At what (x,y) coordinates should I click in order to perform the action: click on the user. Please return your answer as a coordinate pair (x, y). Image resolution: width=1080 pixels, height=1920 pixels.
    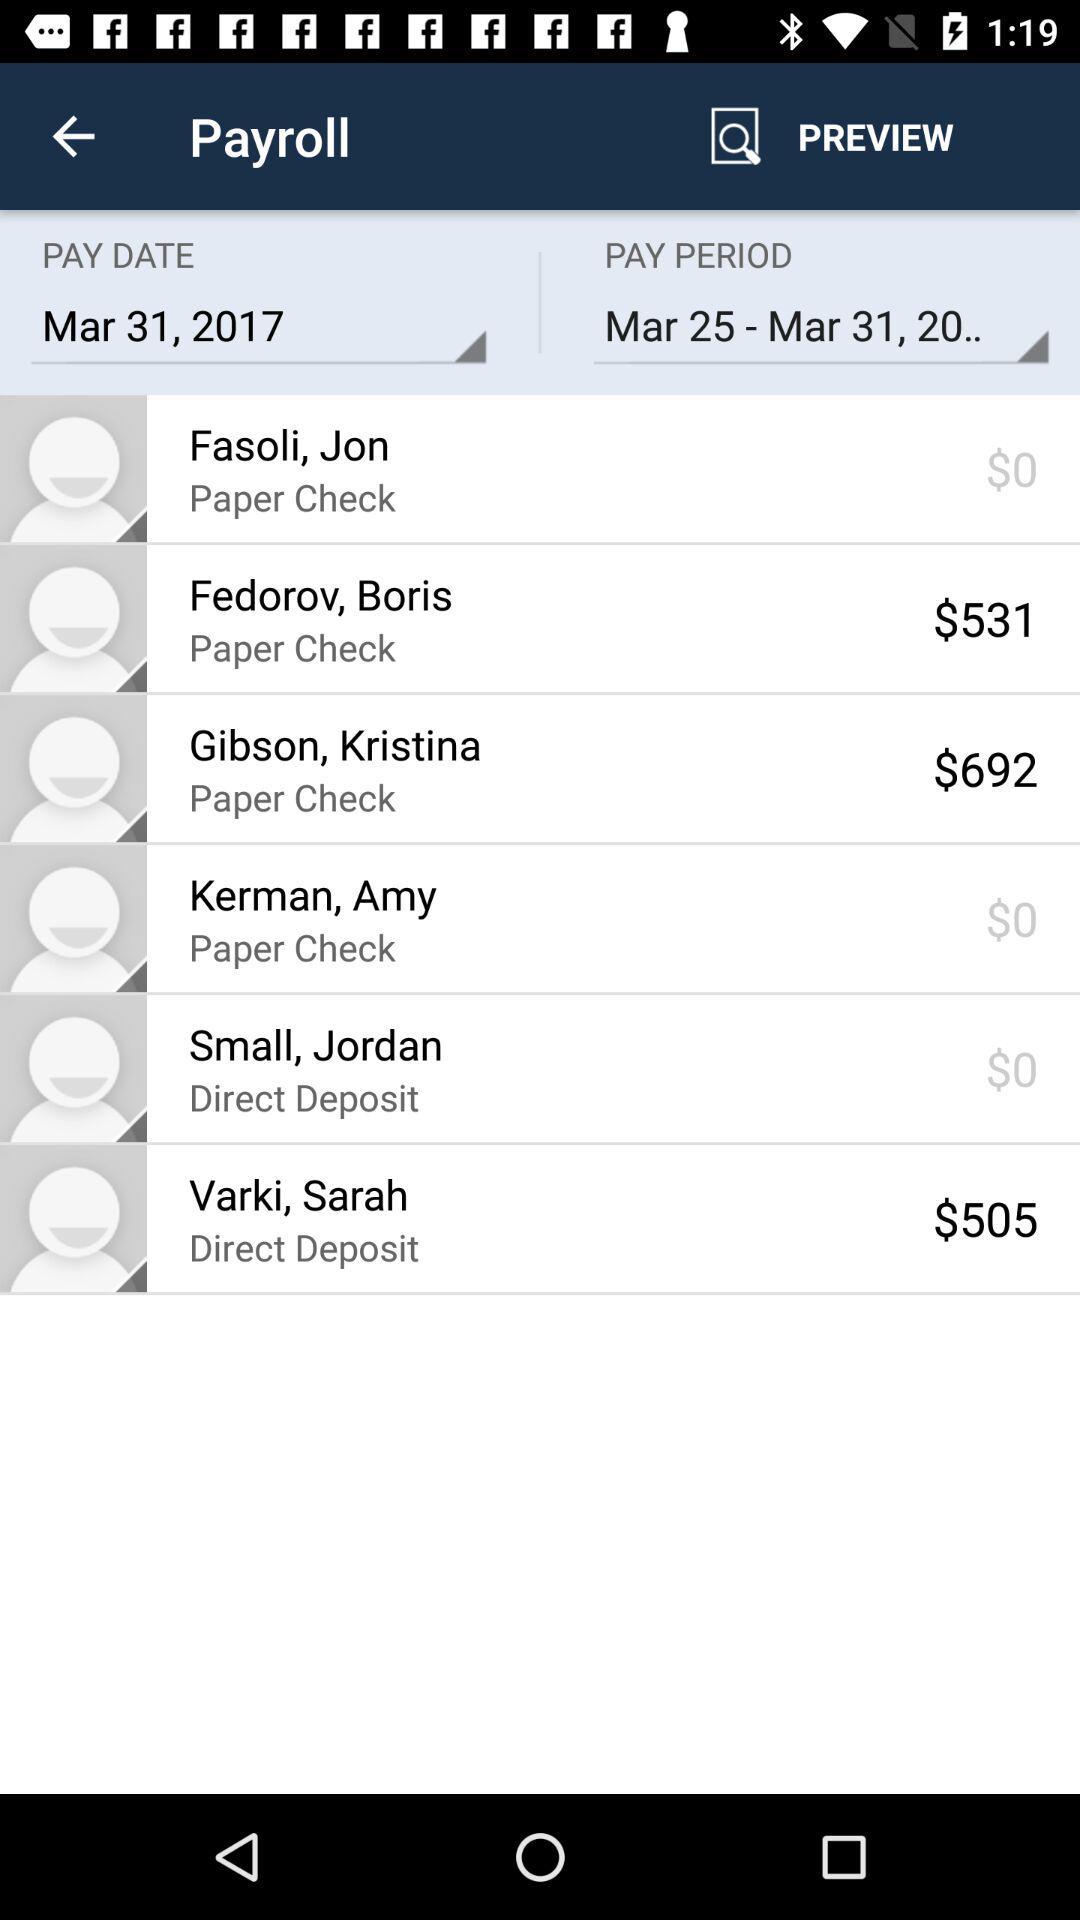
    Looking at the image, I should click on (72, 767).